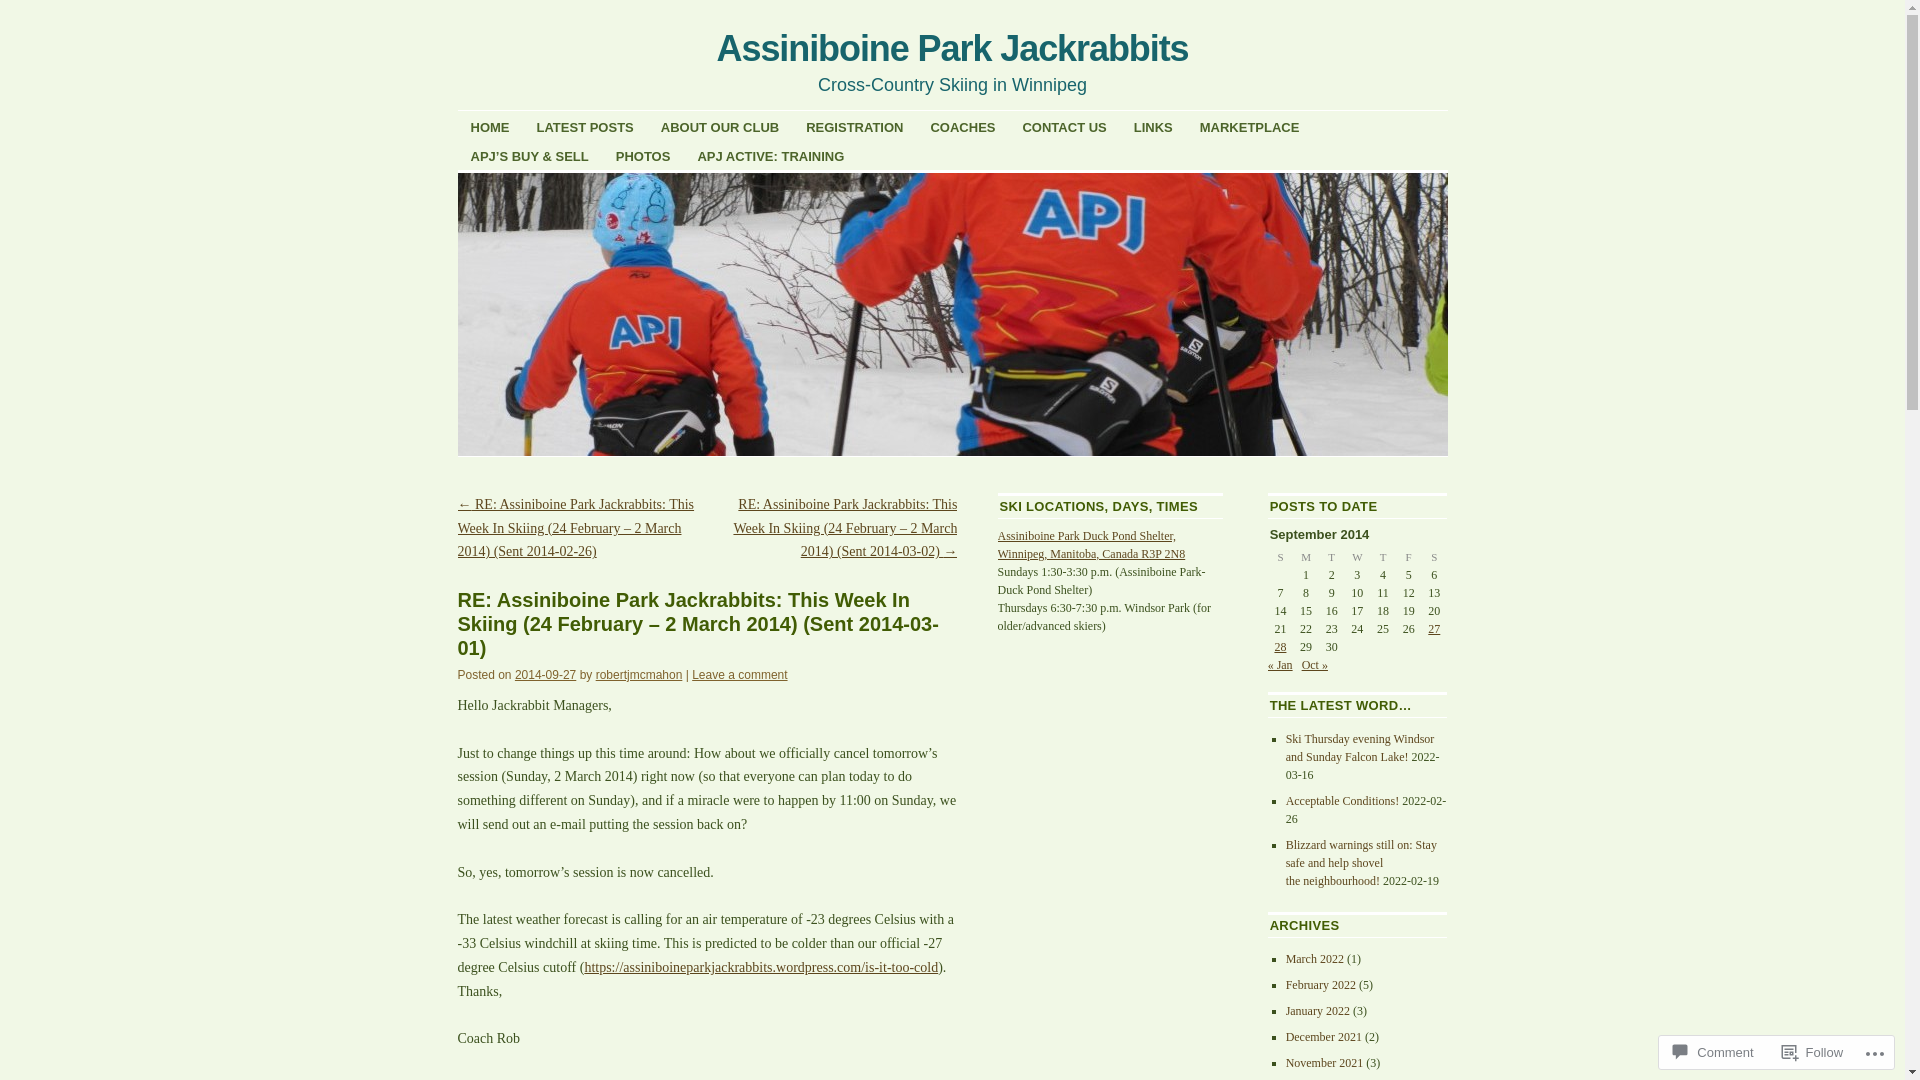 The height and width of the screenshot is (1080, 1920). I want to click on 'December 2021', so click(1324, 1036).